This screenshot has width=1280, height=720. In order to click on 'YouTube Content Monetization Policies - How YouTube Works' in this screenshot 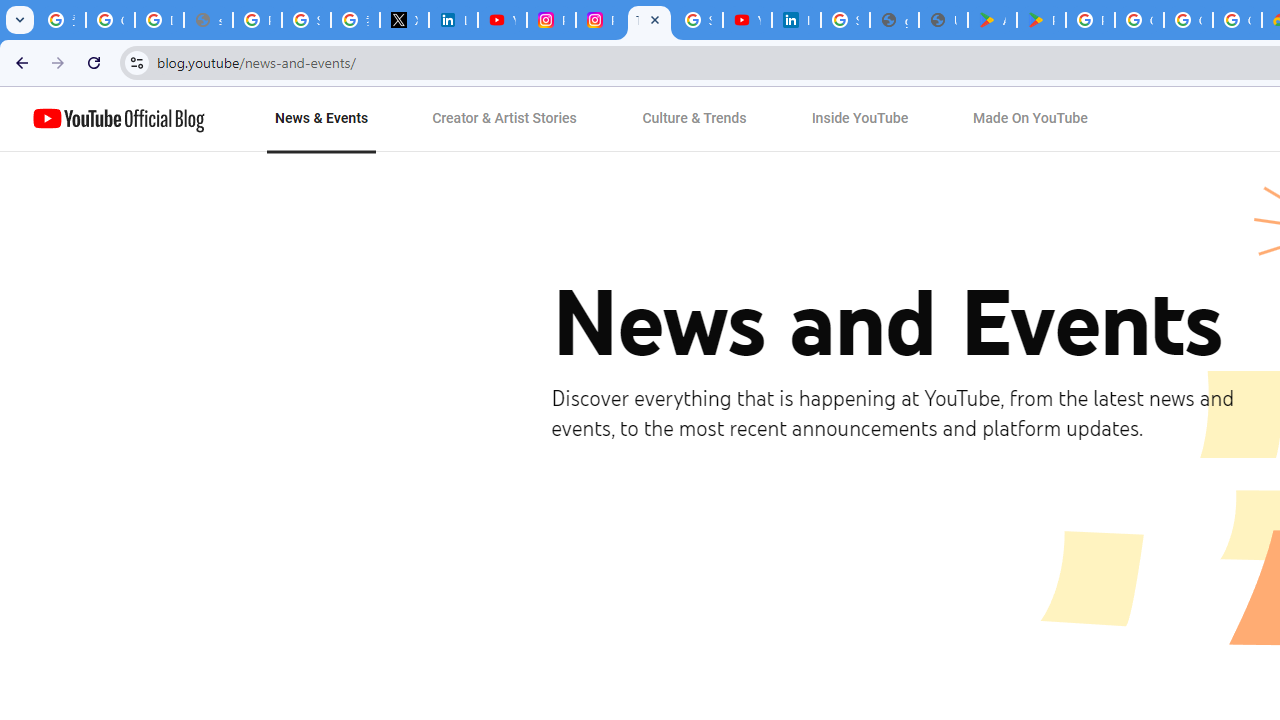, I will do `click(502, 20)`.